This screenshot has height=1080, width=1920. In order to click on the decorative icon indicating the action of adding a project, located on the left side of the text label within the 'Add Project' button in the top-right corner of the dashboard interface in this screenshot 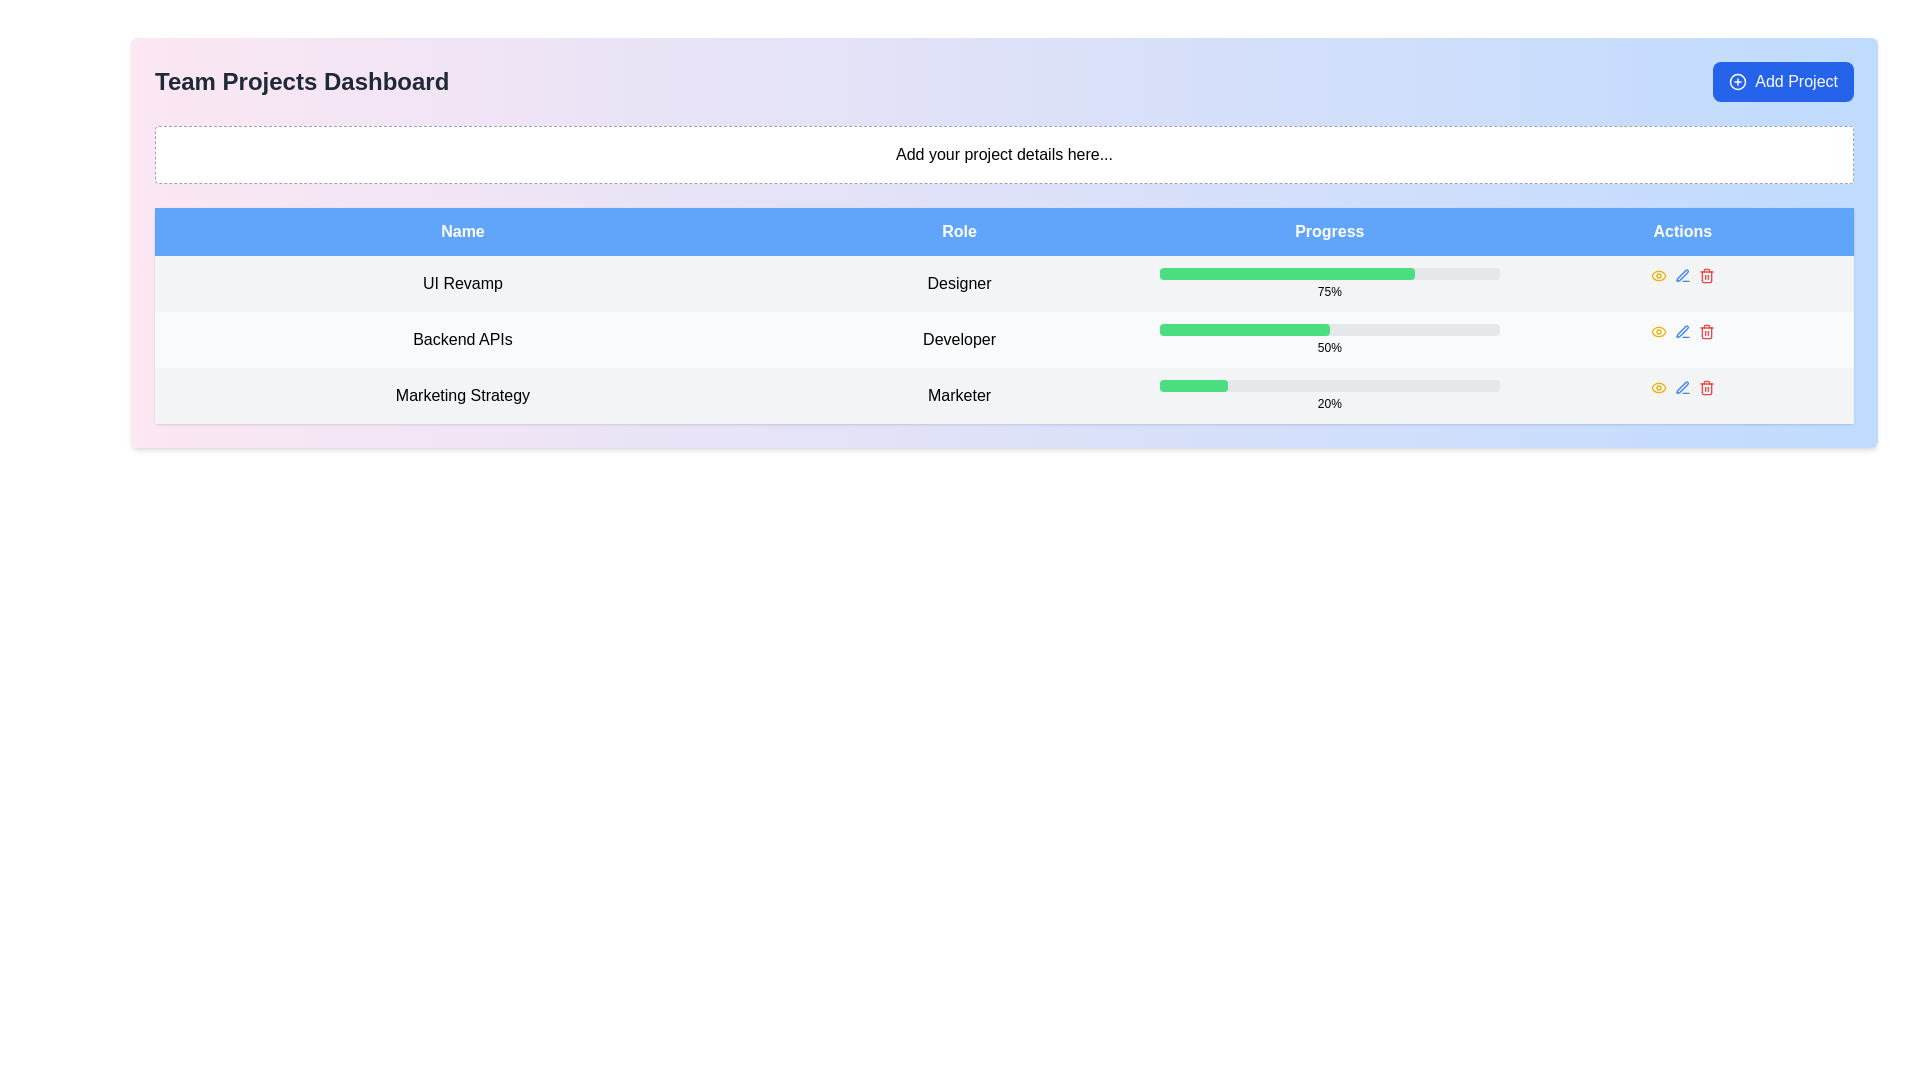, I will do `click(1736, 80)`.